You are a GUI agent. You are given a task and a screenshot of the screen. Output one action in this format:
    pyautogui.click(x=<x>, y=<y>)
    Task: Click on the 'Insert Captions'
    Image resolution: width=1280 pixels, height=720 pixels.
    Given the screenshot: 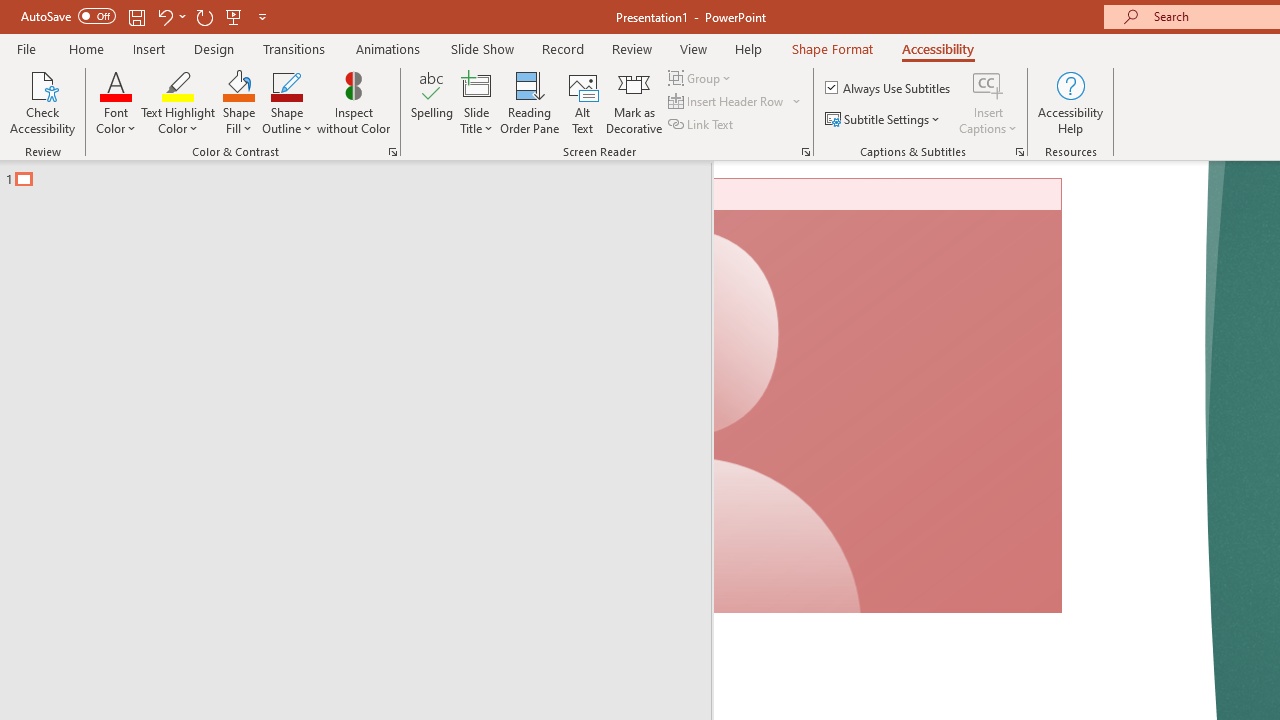 What is the action you would take?
    pyautogui.click(x=988, y=103)
    